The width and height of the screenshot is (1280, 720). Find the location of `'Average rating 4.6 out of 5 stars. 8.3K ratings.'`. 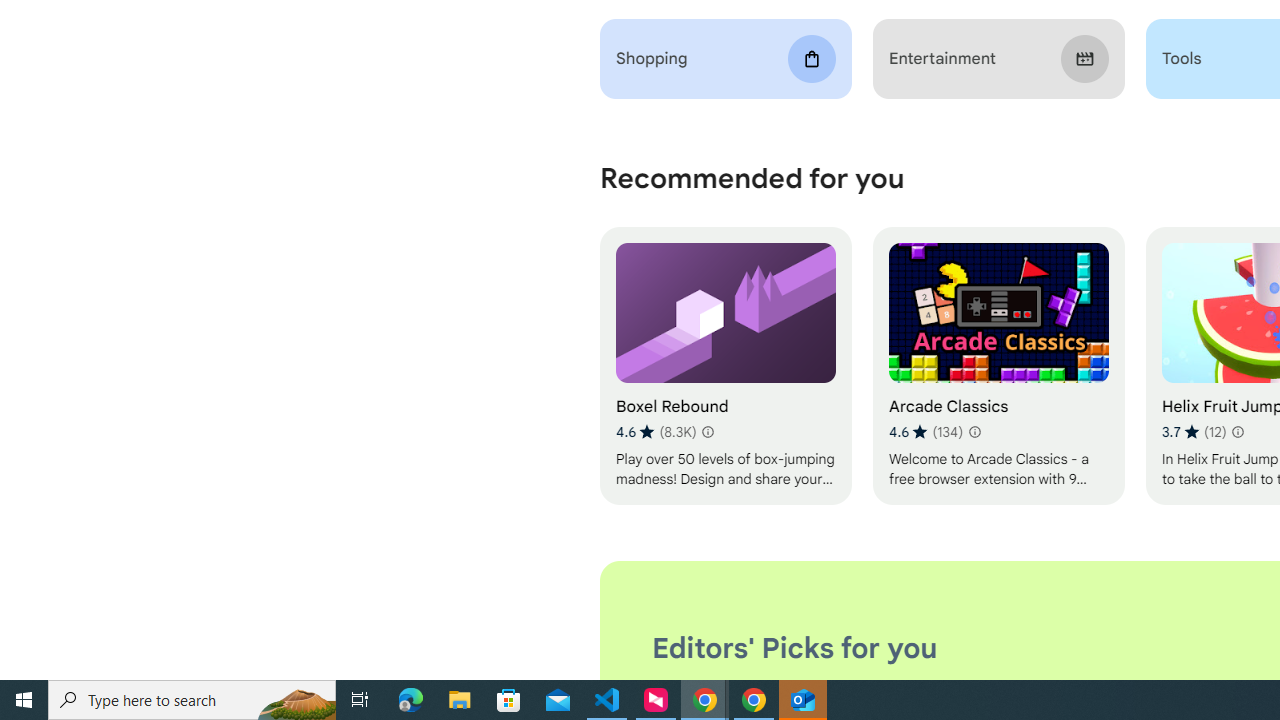

'Average rating 4.6 out of 5 stars. 8.3K ratings.' is located at coordinates (656, 431).